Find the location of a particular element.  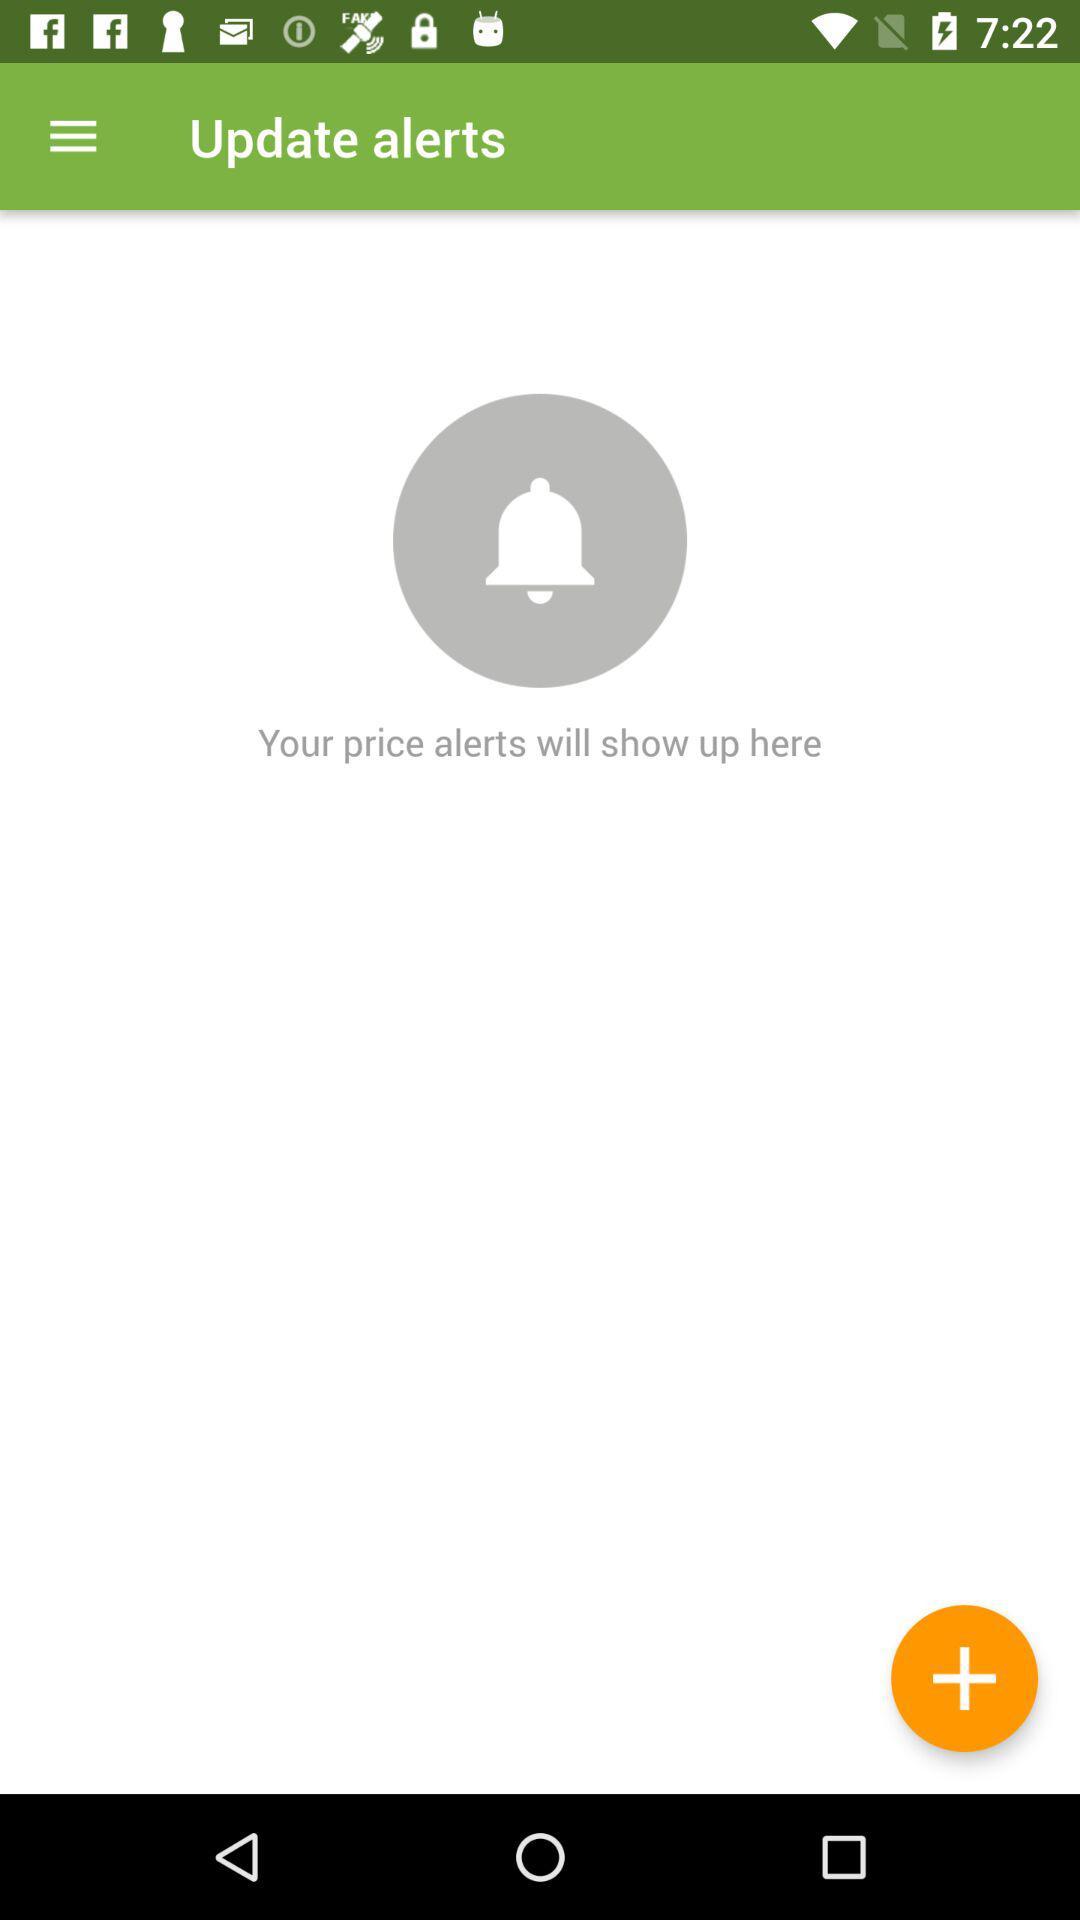

the icon at the bottom right corner is located at coordinates (963, 1678).